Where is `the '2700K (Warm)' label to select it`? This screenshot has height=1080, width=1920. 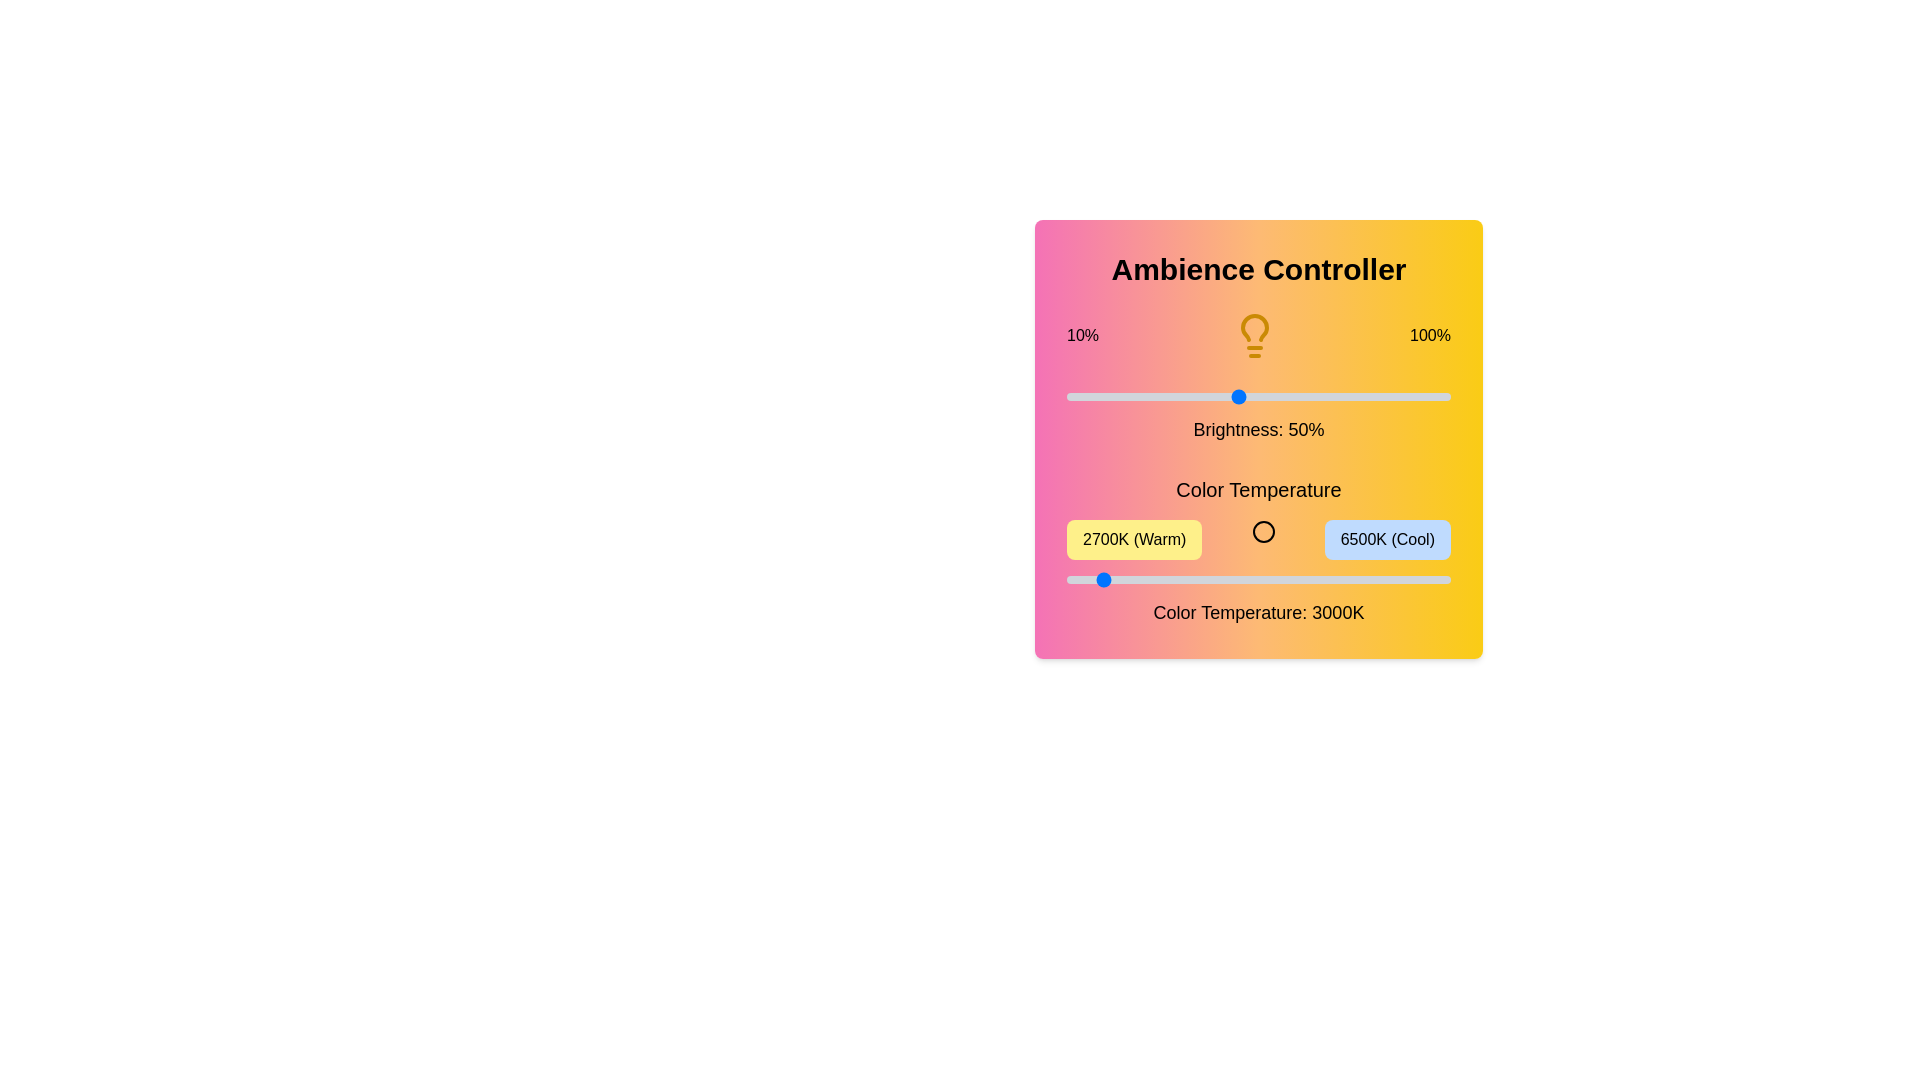
the '2700K (Warm)' label to select it is located at coordinates (1134, 540).